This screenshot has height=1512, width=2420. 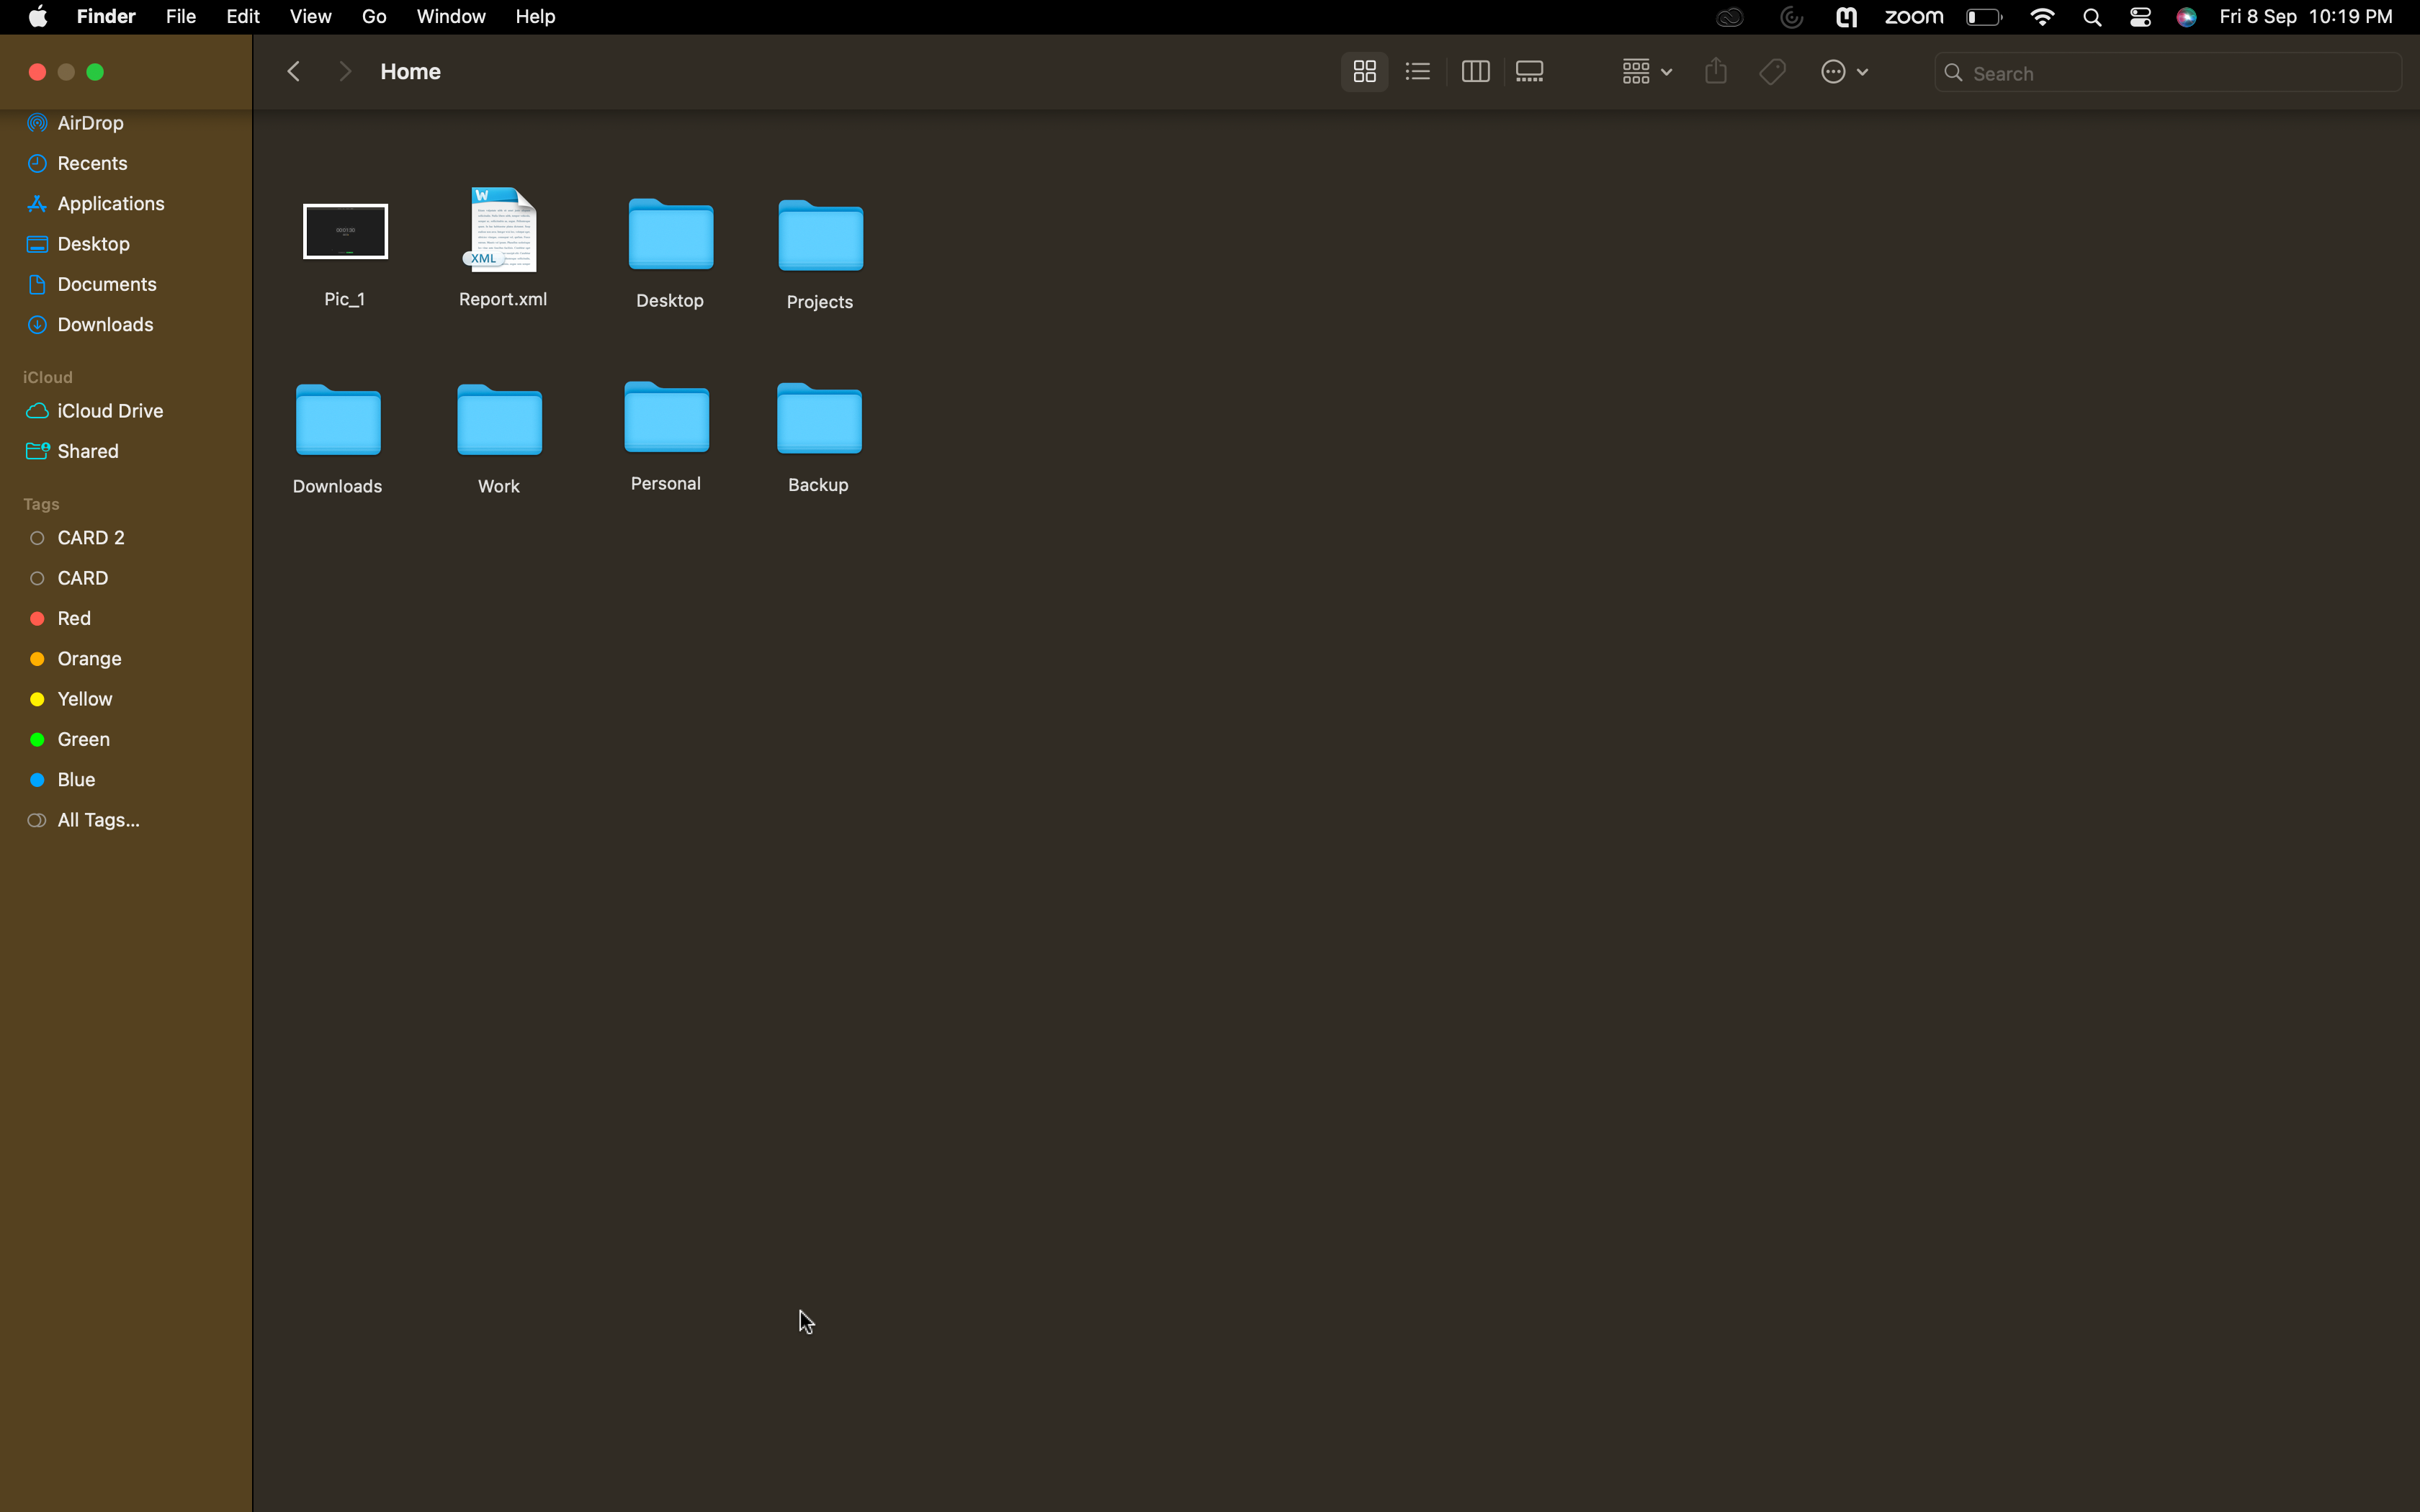 What do you see at coordinates (37, 73) in the screenshot?
I see `Exit the active tab` at bounding box center [37, 73].